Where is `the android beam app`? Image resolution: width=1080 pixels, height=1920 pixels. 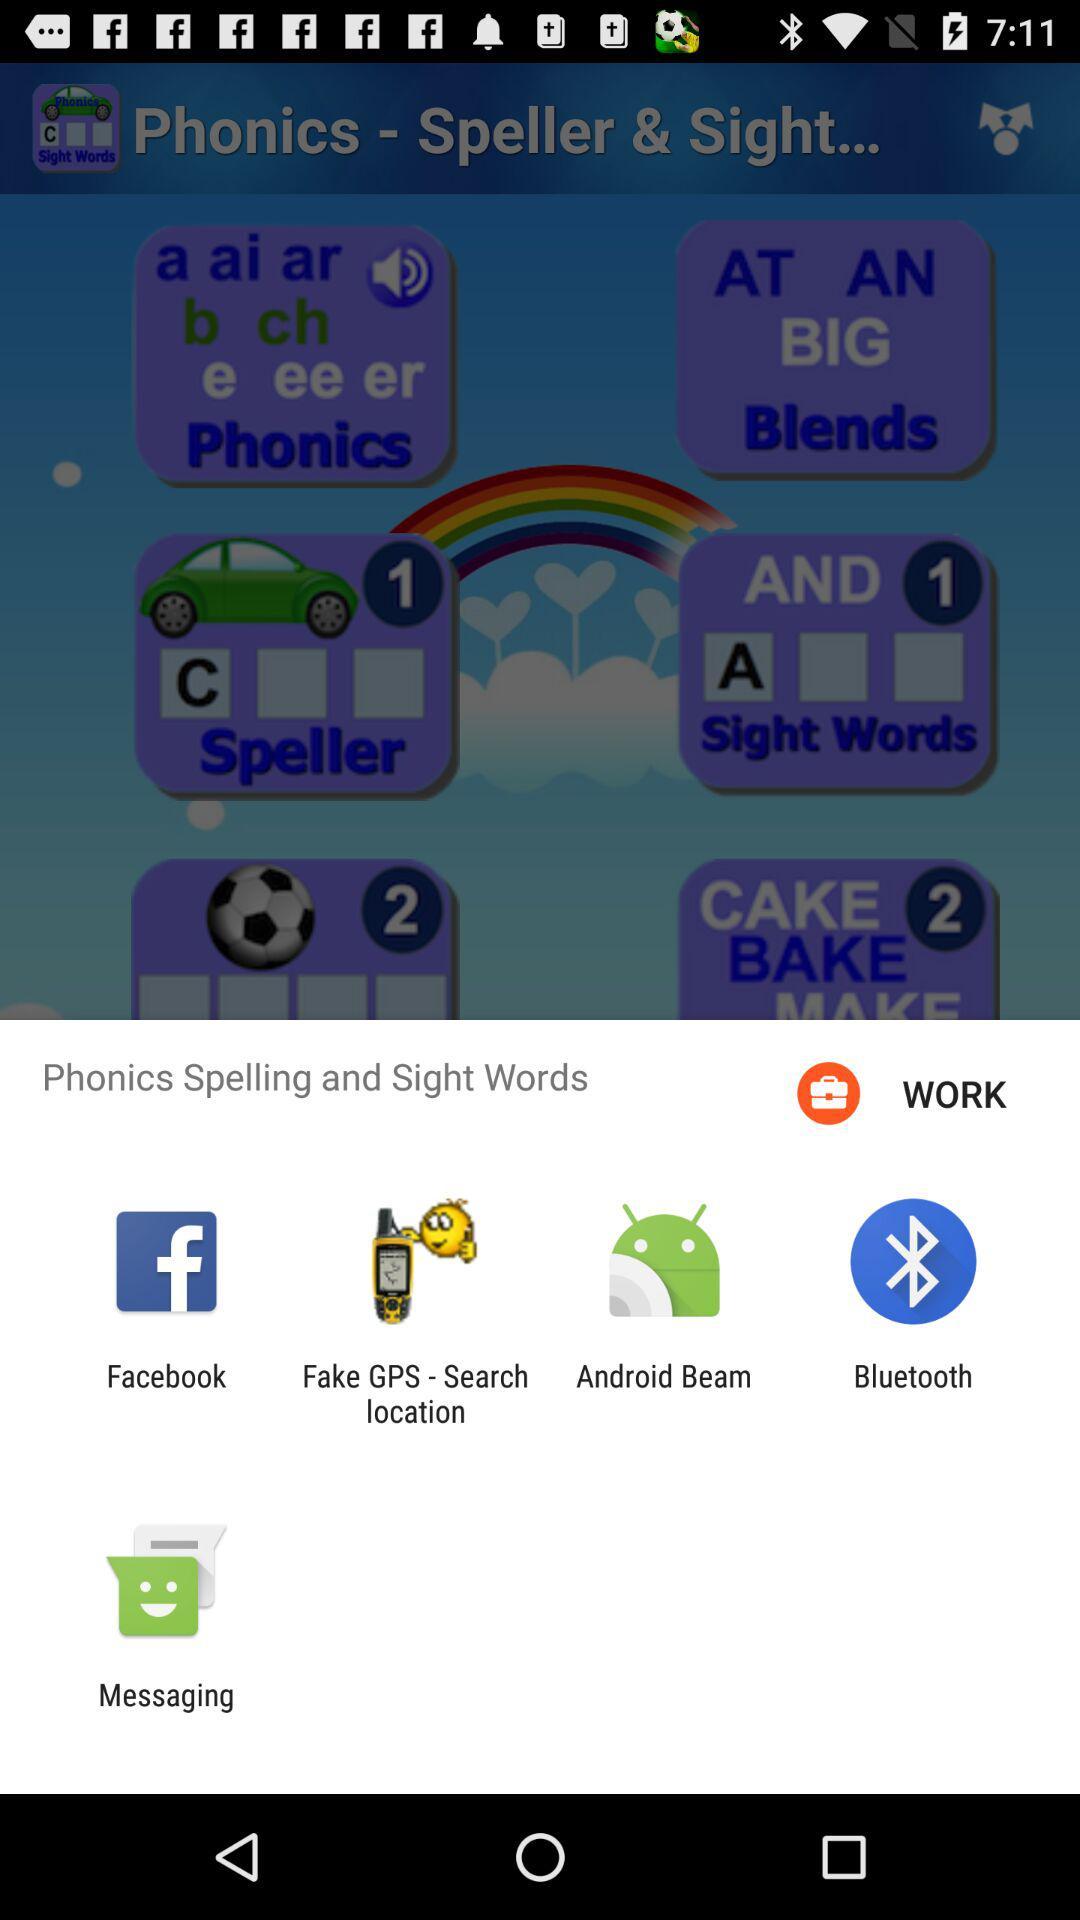 the android beam app is located at coordinates (664, 1392).